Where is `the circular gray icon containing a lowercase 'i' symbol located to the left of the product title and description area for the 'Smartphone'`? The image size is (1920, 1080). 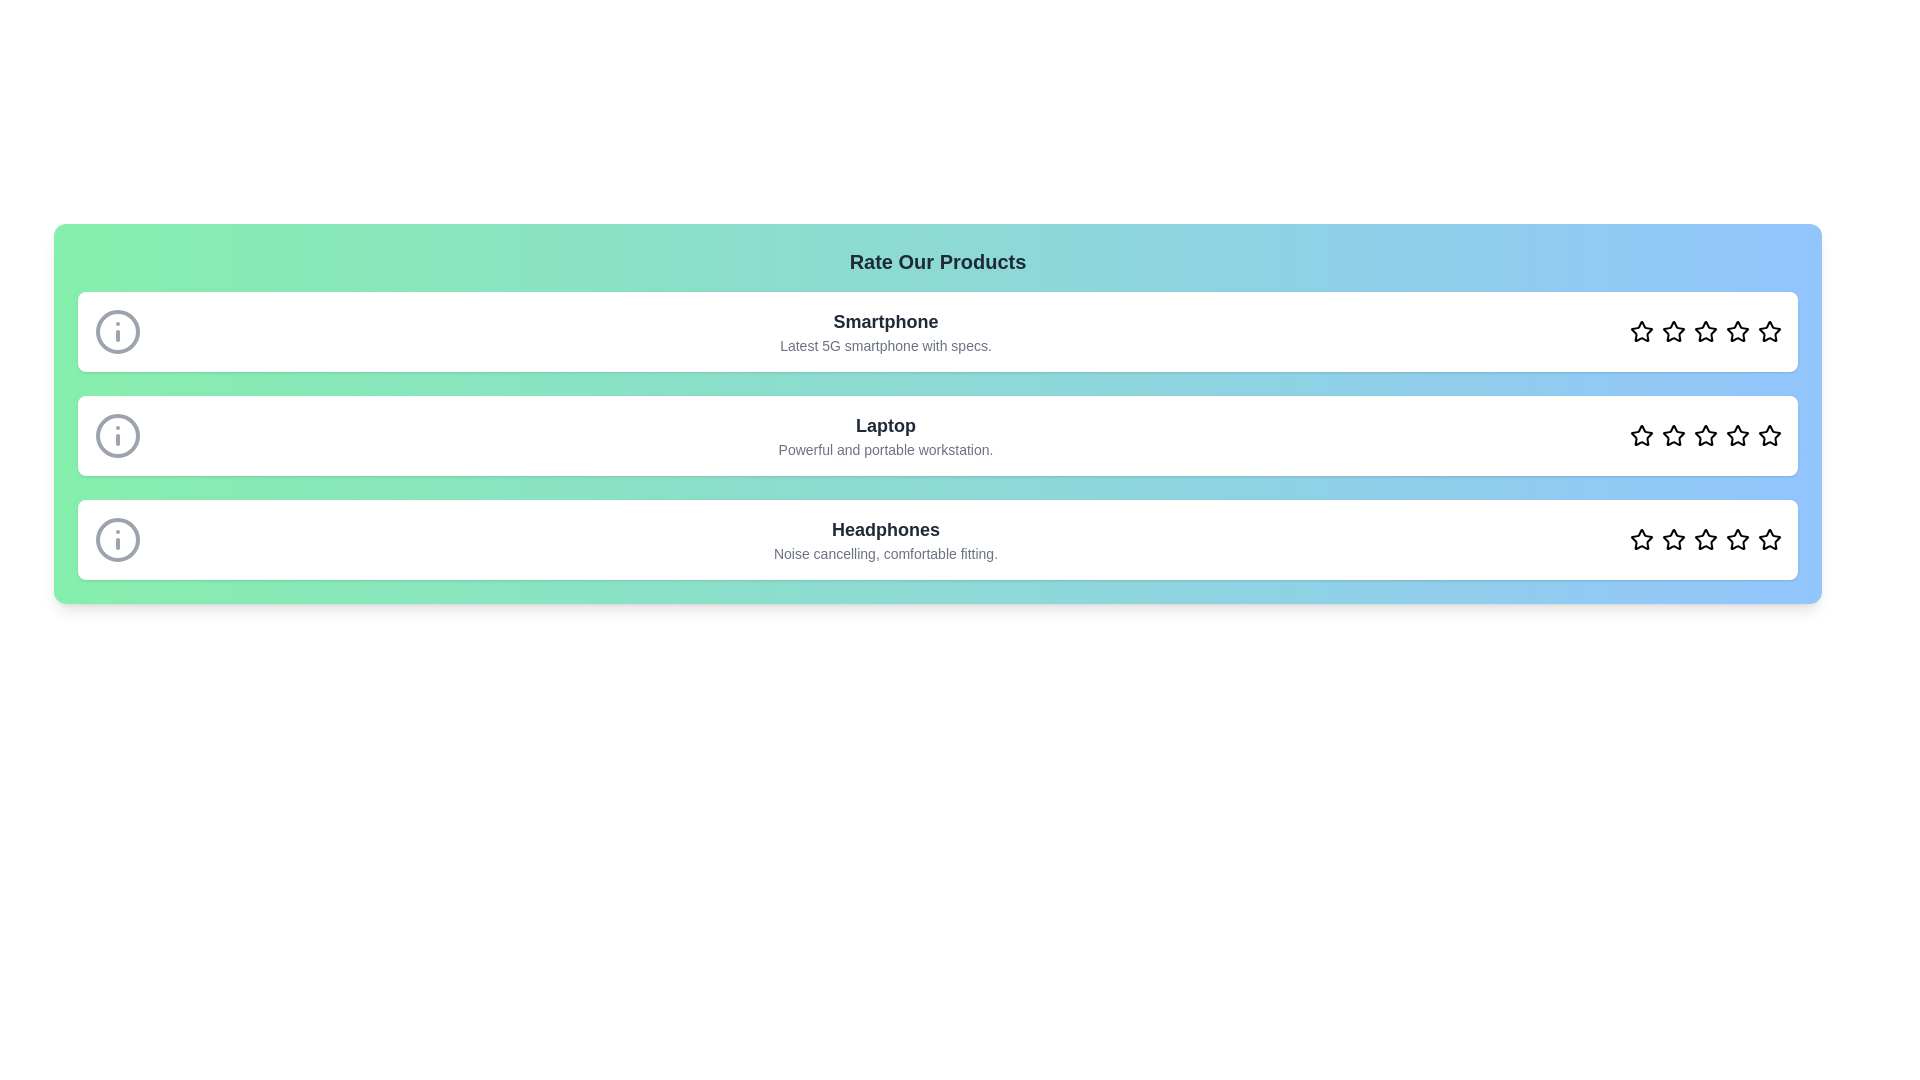
the circular gray icon containing a lowercase 'i' symbol located to the left of the product title and description area for the 'Smartphone' is located at coordinates (117, 330).